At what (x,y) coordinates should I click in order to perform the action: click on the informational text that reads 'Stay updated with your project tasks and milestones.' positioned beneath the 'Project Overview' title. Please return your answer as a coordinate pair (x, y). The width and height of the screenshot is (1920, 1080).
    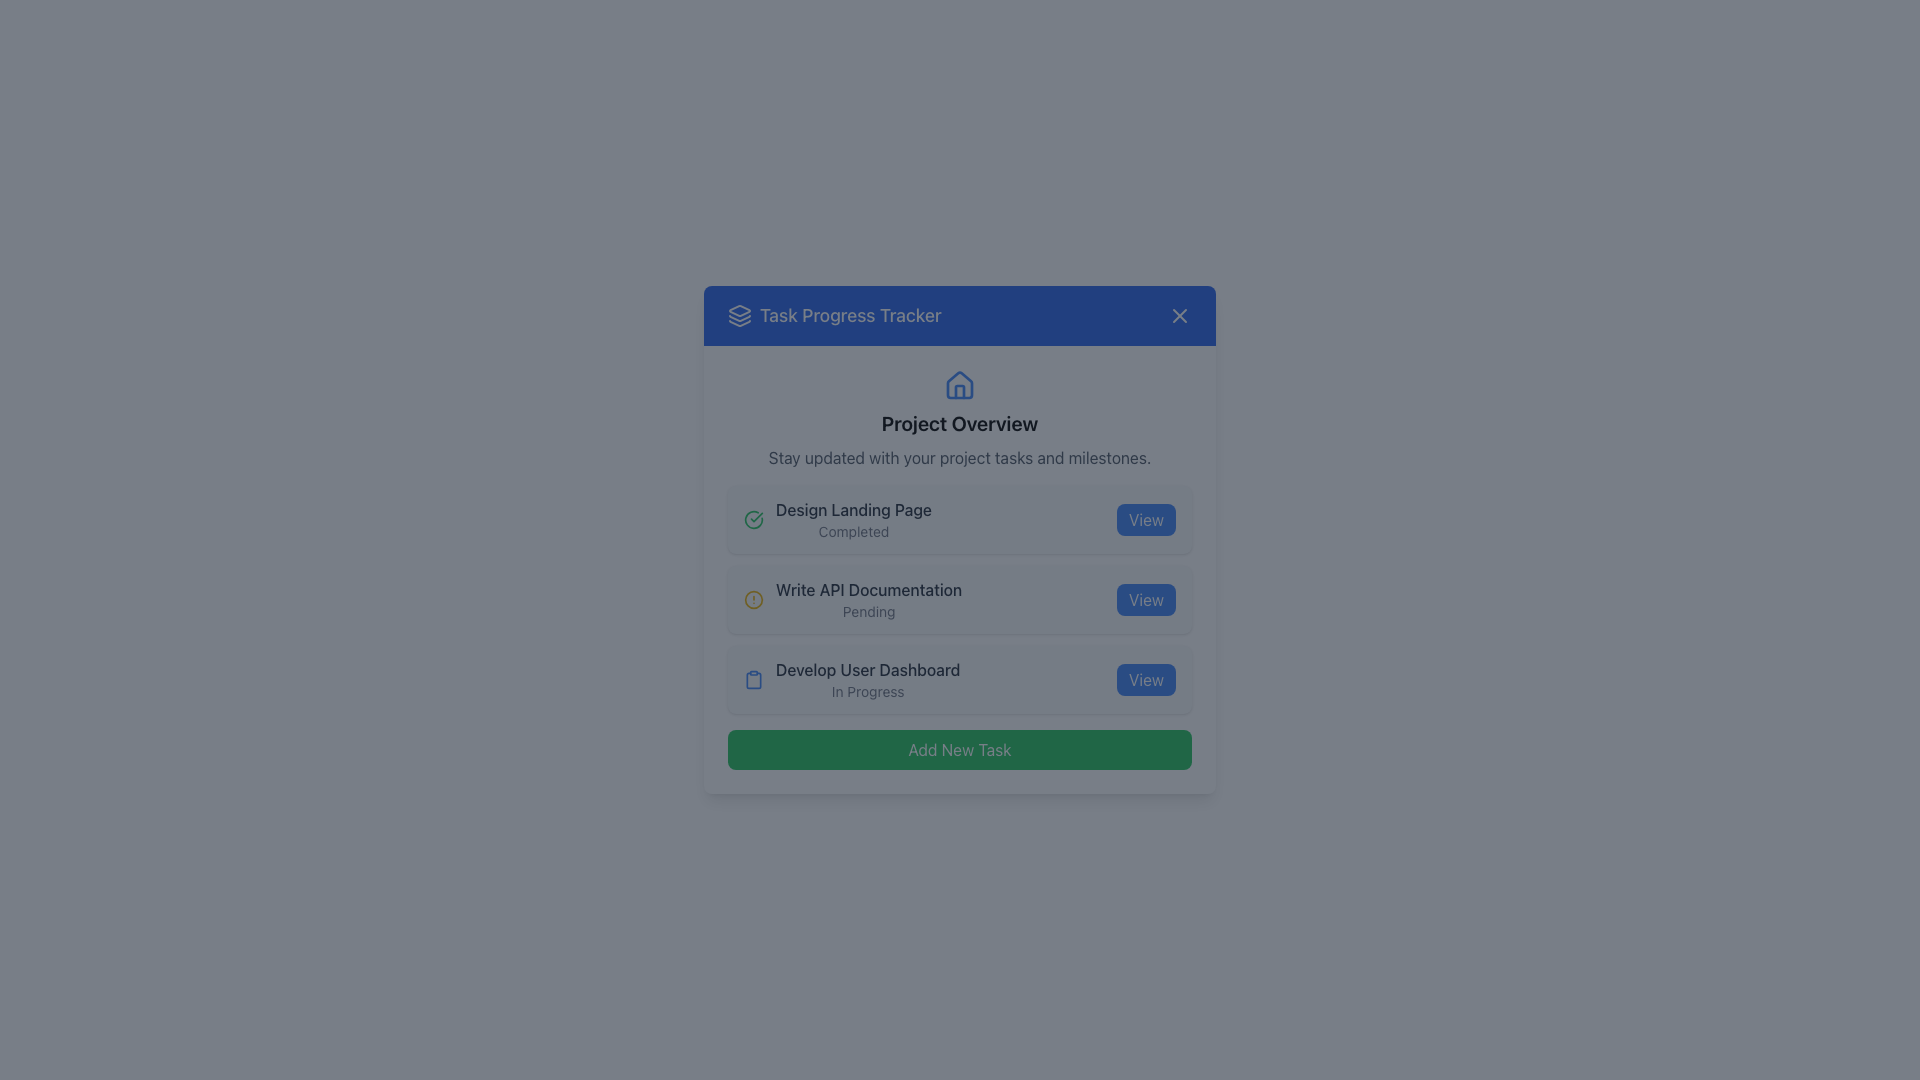
    Looking at the image, I should click on (960, 458).